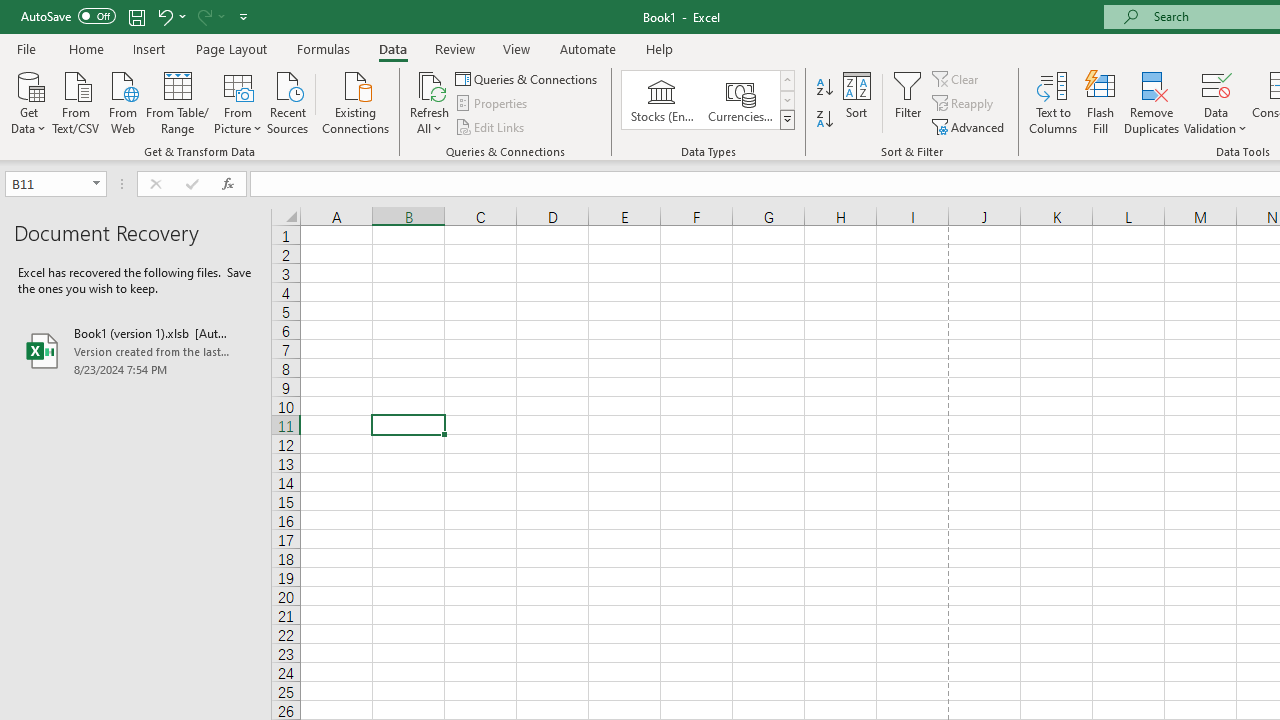  Describe the element at coordinates (708, 100) in the screenshot. I see `'AutomationID: ConvertToLinkedEntity'` at that location.